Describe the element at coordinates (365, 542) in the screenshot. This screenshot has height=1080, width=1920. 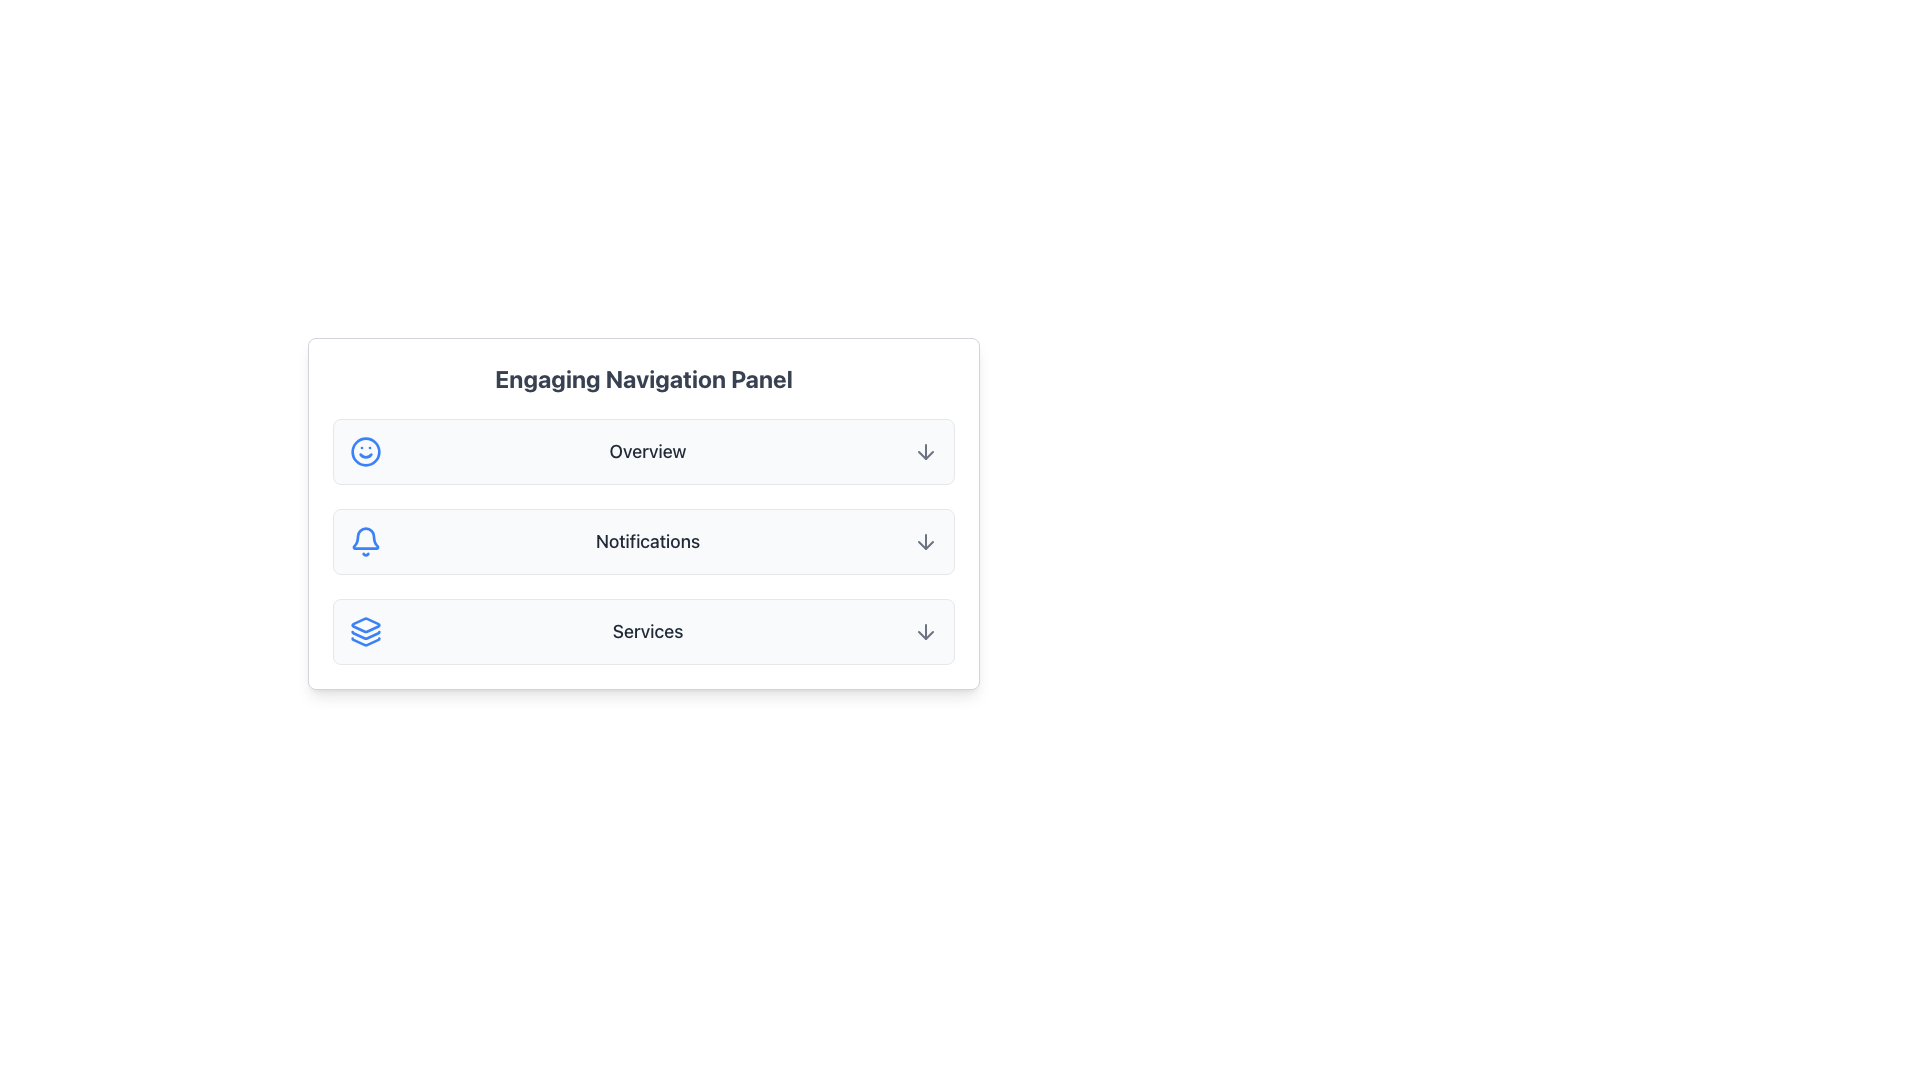
I see `the bell icon in the Notifications section, which is located to the left of the 'Notifications' label and above the downward-pointing arrow icon` at that location.